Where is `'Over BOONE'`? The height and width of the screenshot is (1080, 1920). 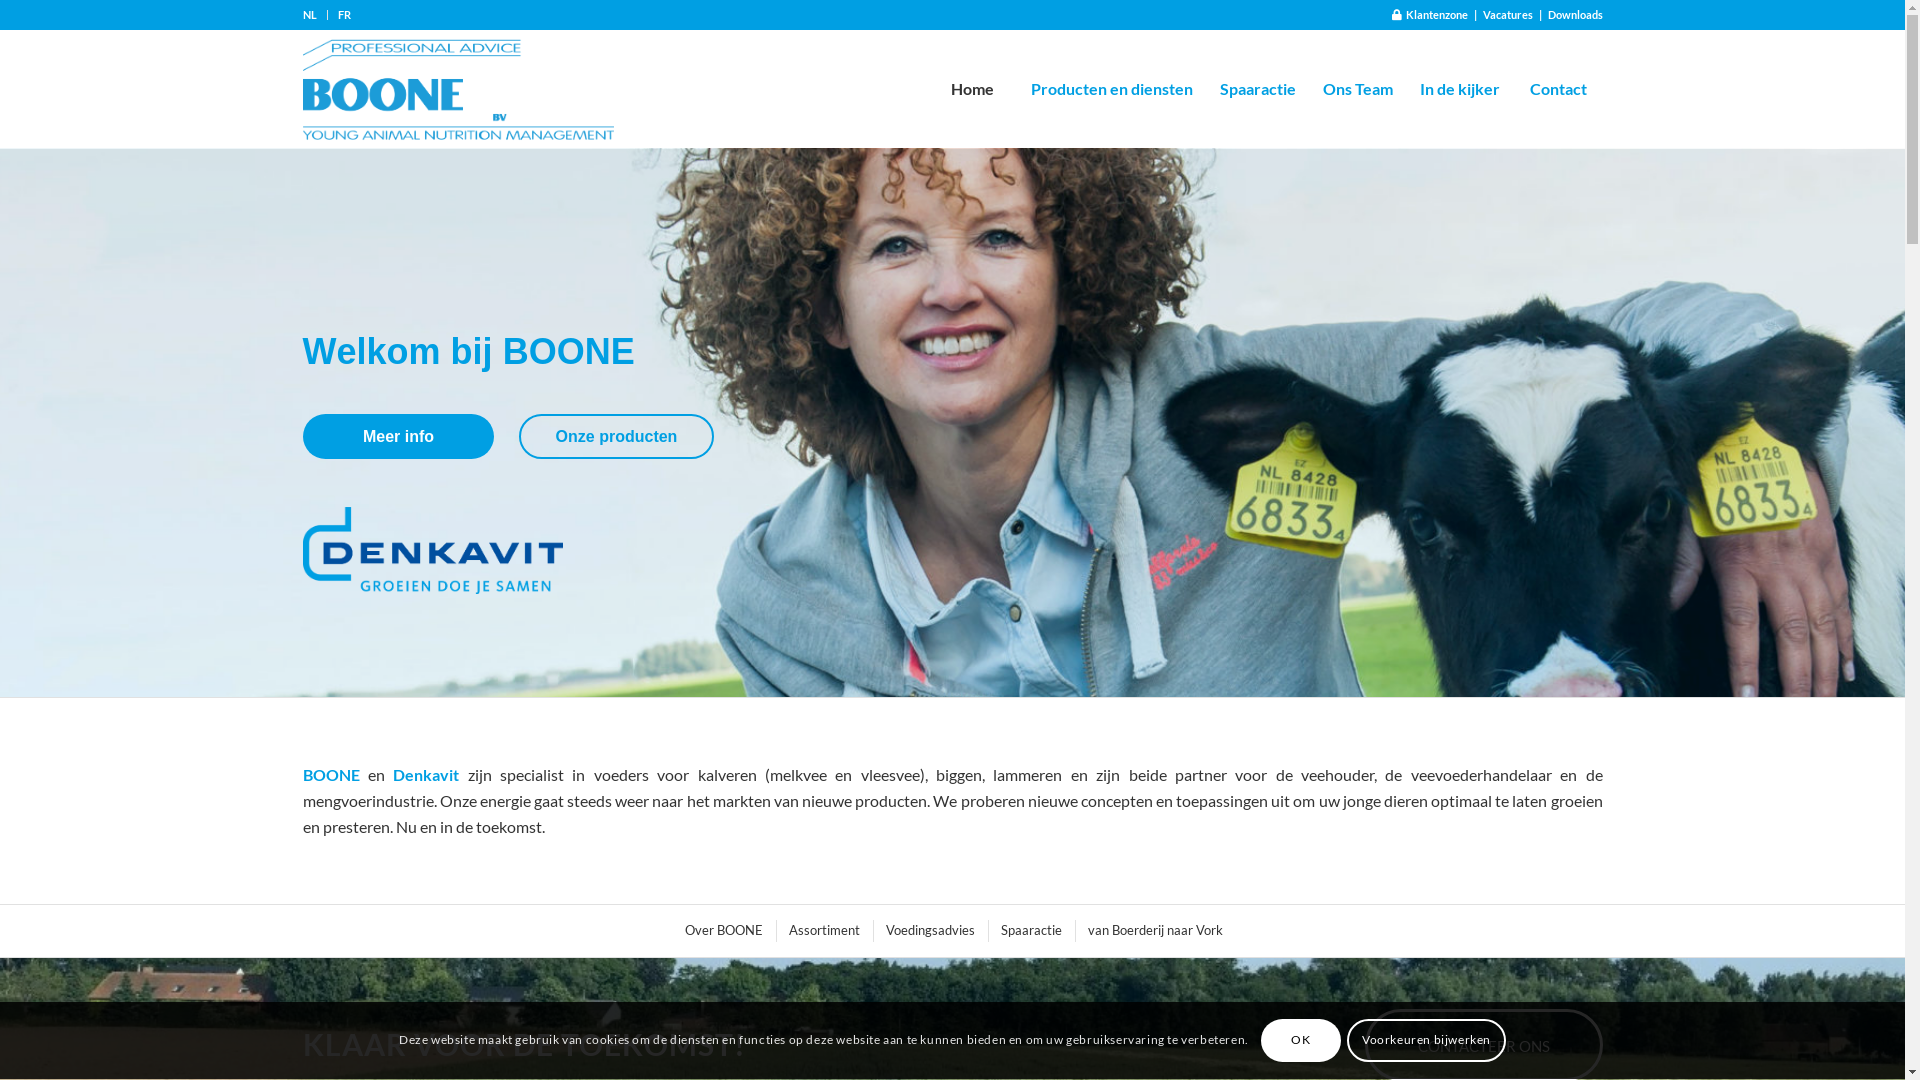 'Over BOONE' is located at coordinates (720, 930).